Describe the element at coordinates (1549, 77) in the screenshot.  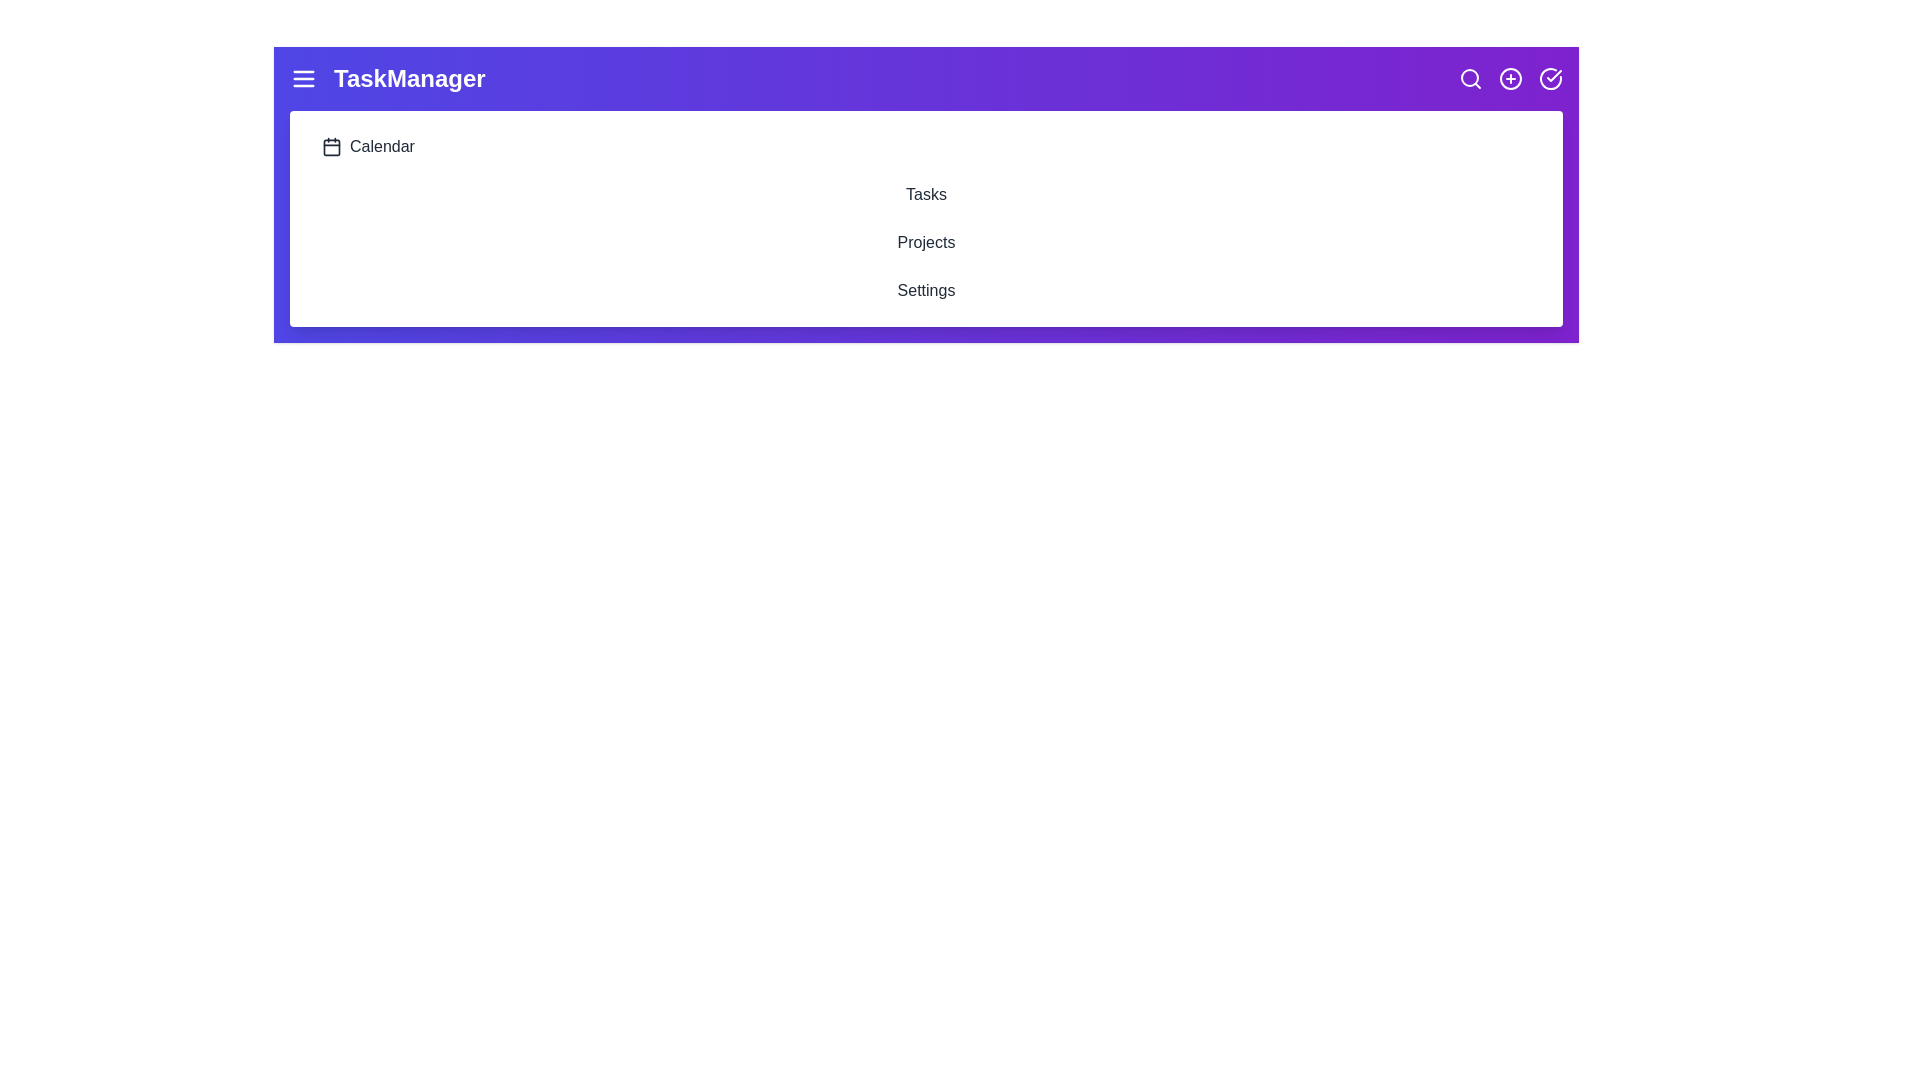
I see `the check circle icon to mark tasks as complete` at that location.